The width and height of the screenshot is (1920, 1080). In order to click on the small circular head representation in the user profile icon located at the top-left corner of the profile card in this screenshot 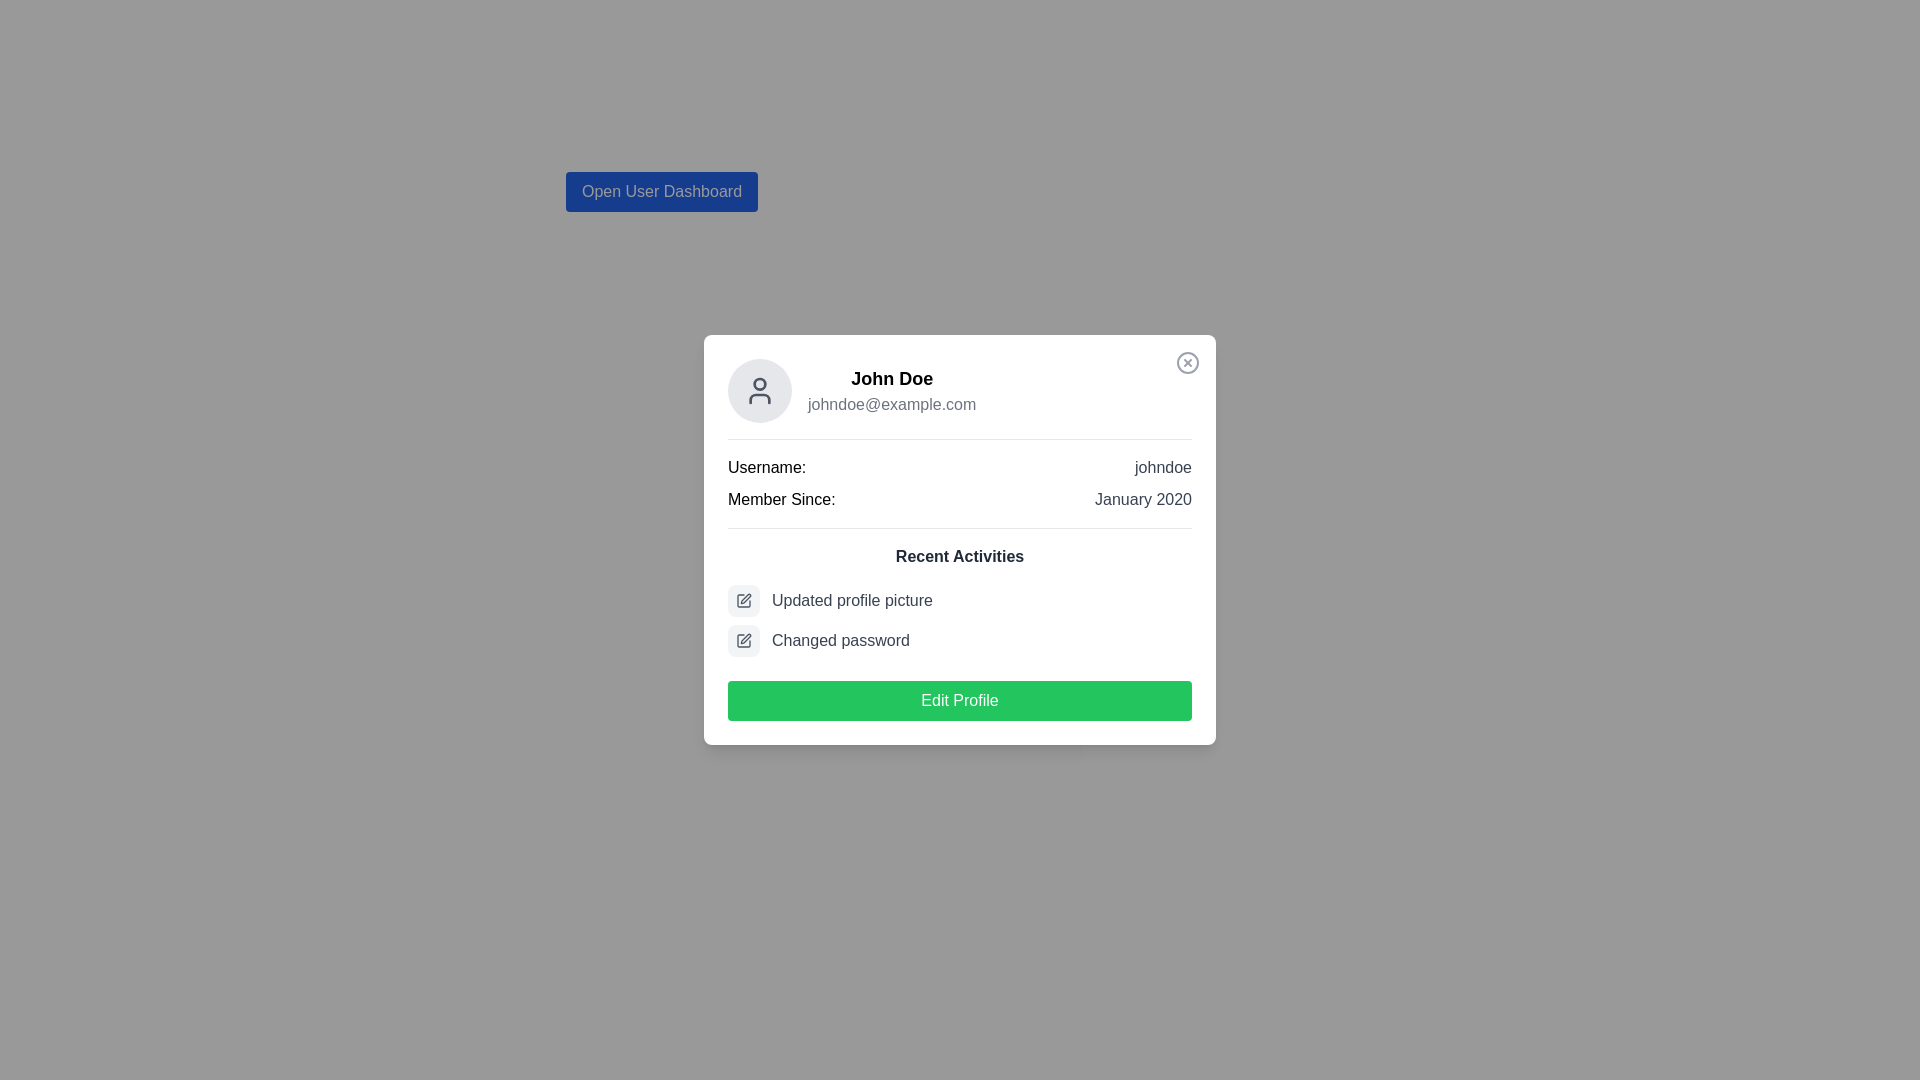, I will do `click(758, 384)`.